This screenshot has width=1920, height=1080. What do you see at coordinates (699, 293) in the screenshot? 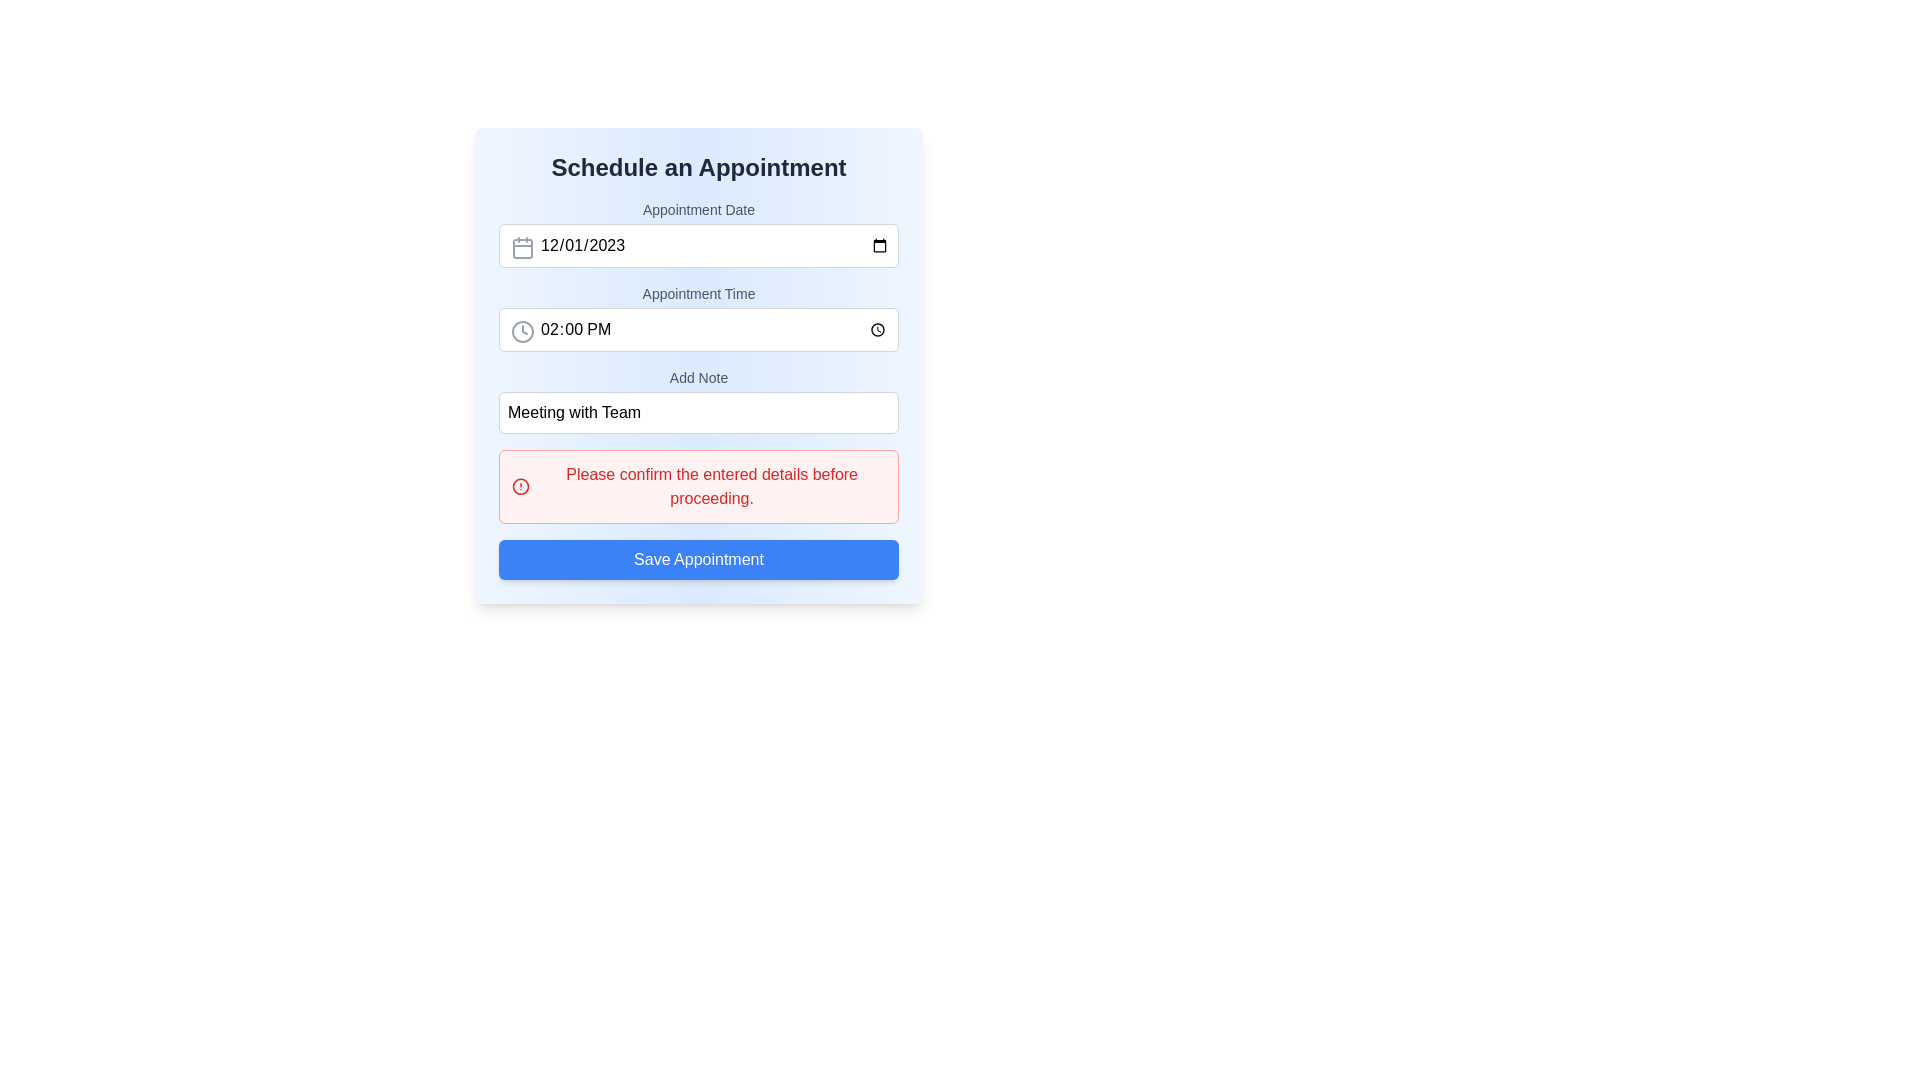
I see `the label that displays 'Appointment Time', which is positioned above the time selector and between the 'Appointment Date' field and the time selector box` at bounding box center [699, 293].